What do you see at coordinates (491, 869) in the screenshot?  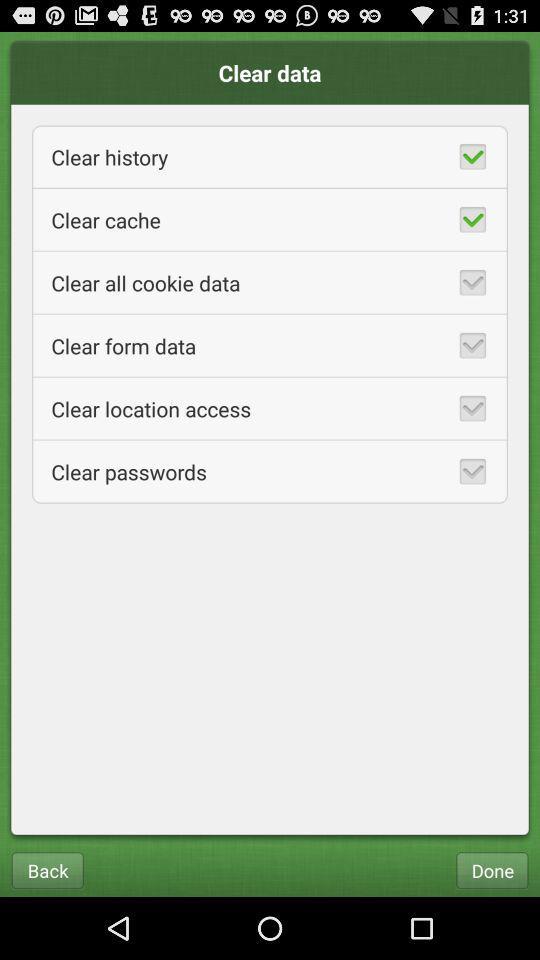 I see `the button at the bottom right corner` at bounding box center [491, 869].